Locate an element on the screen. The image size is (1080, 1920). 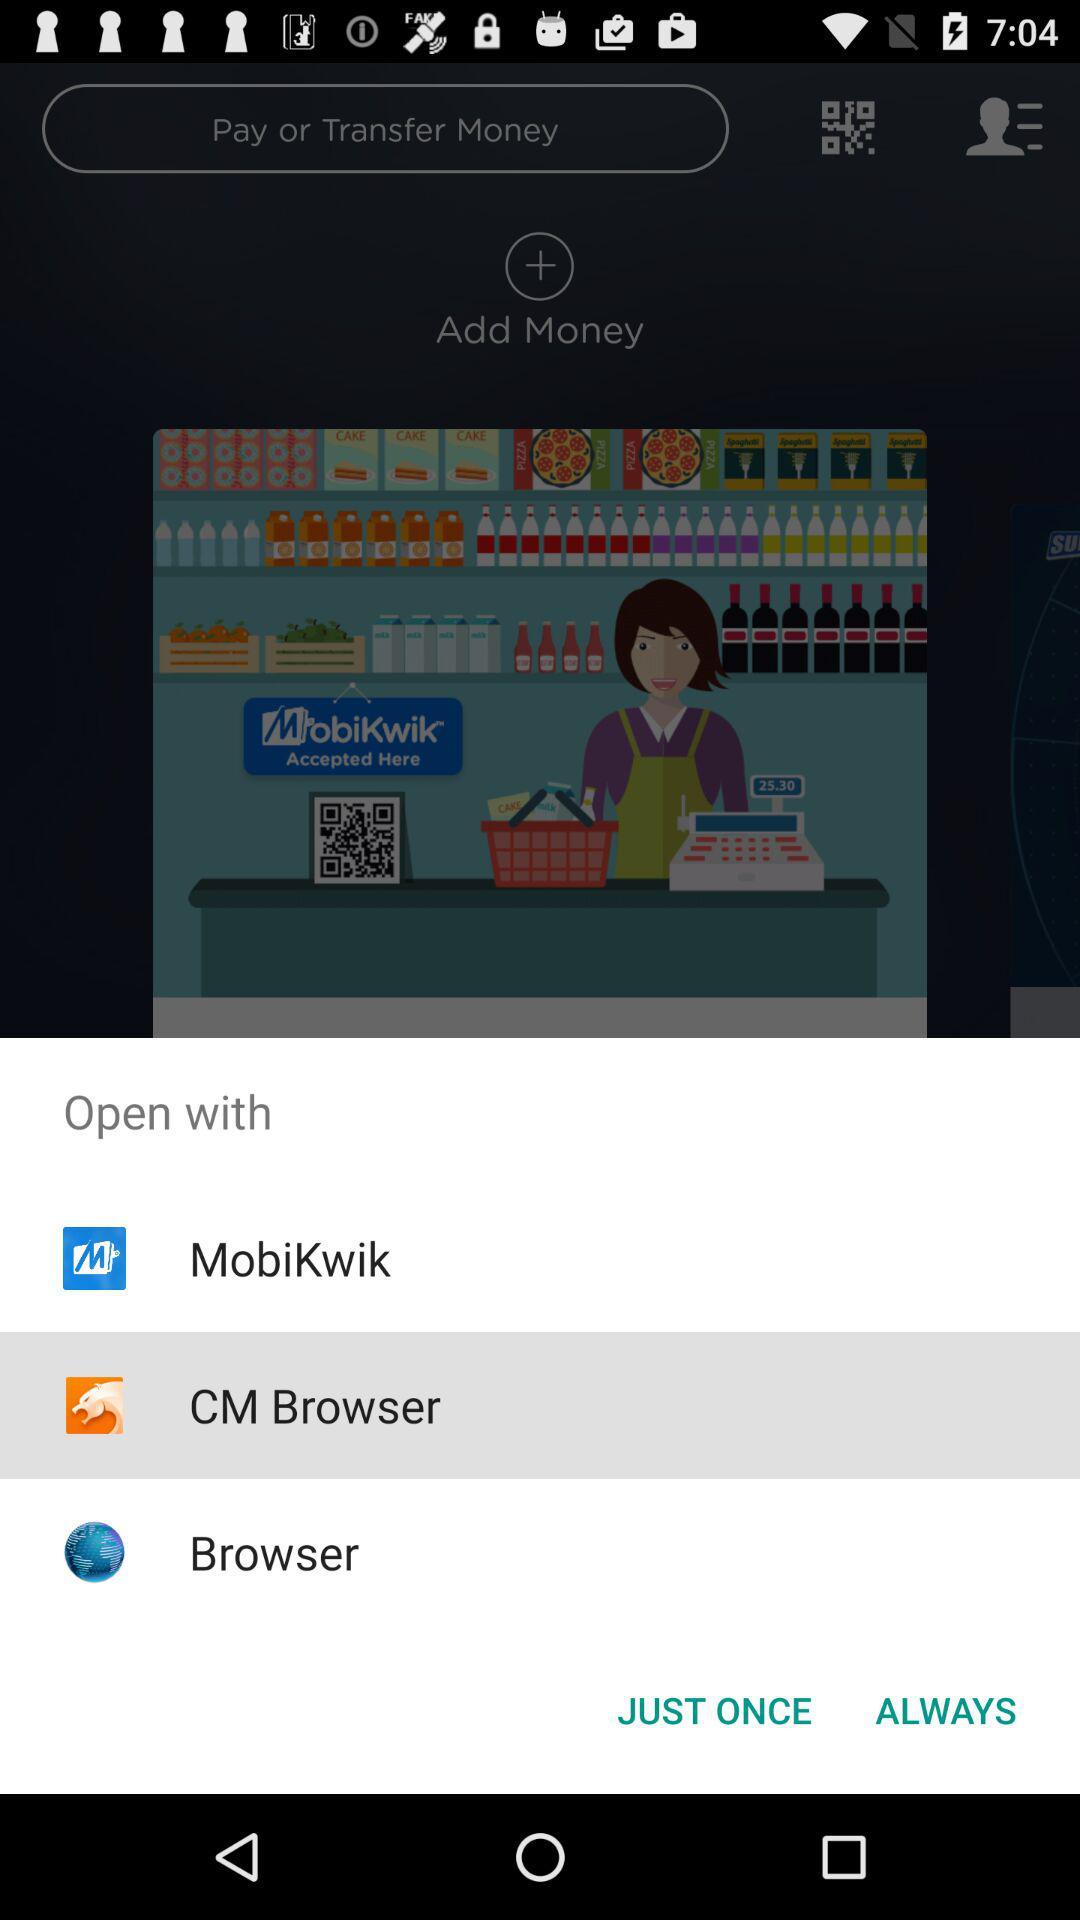
the just once button is located at coordinates (713, 1708).